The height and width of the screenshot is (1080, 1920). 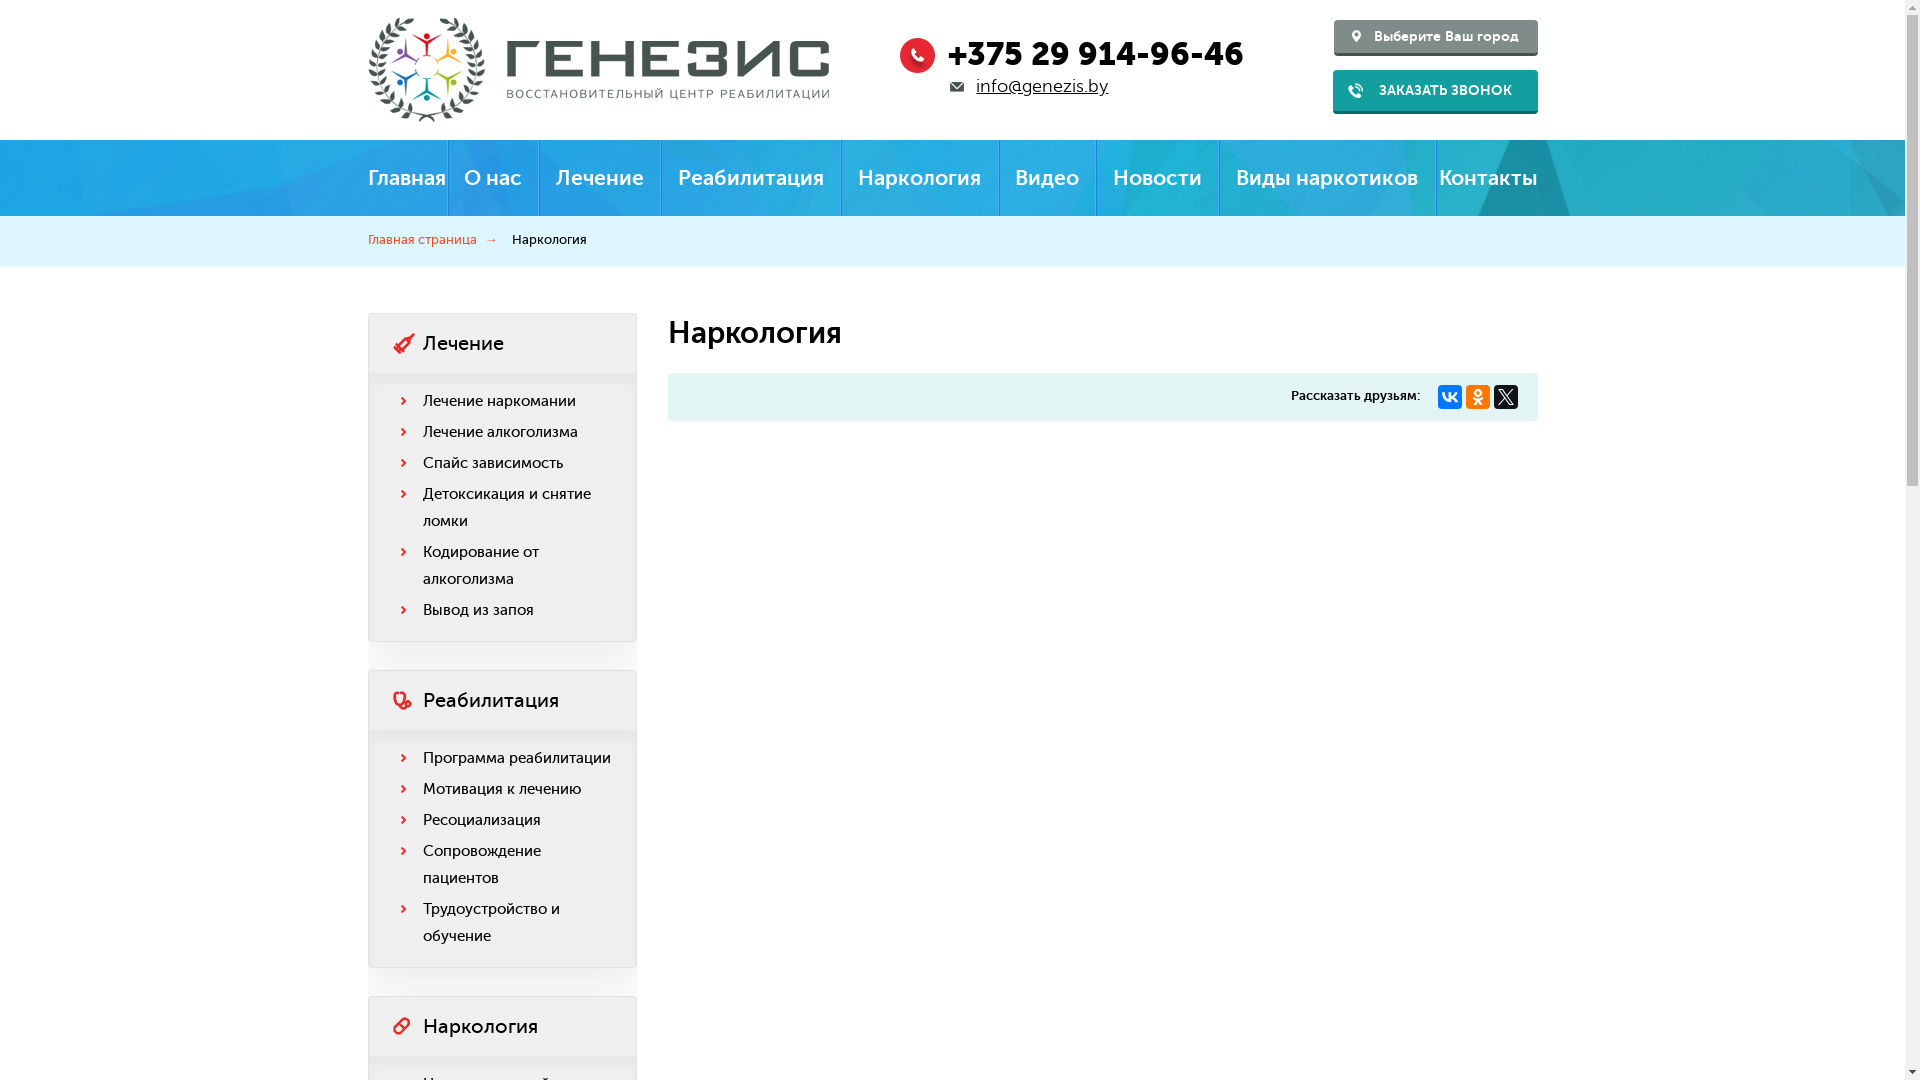 I want to click on 'Twitter', so click(x=1506, y=397).